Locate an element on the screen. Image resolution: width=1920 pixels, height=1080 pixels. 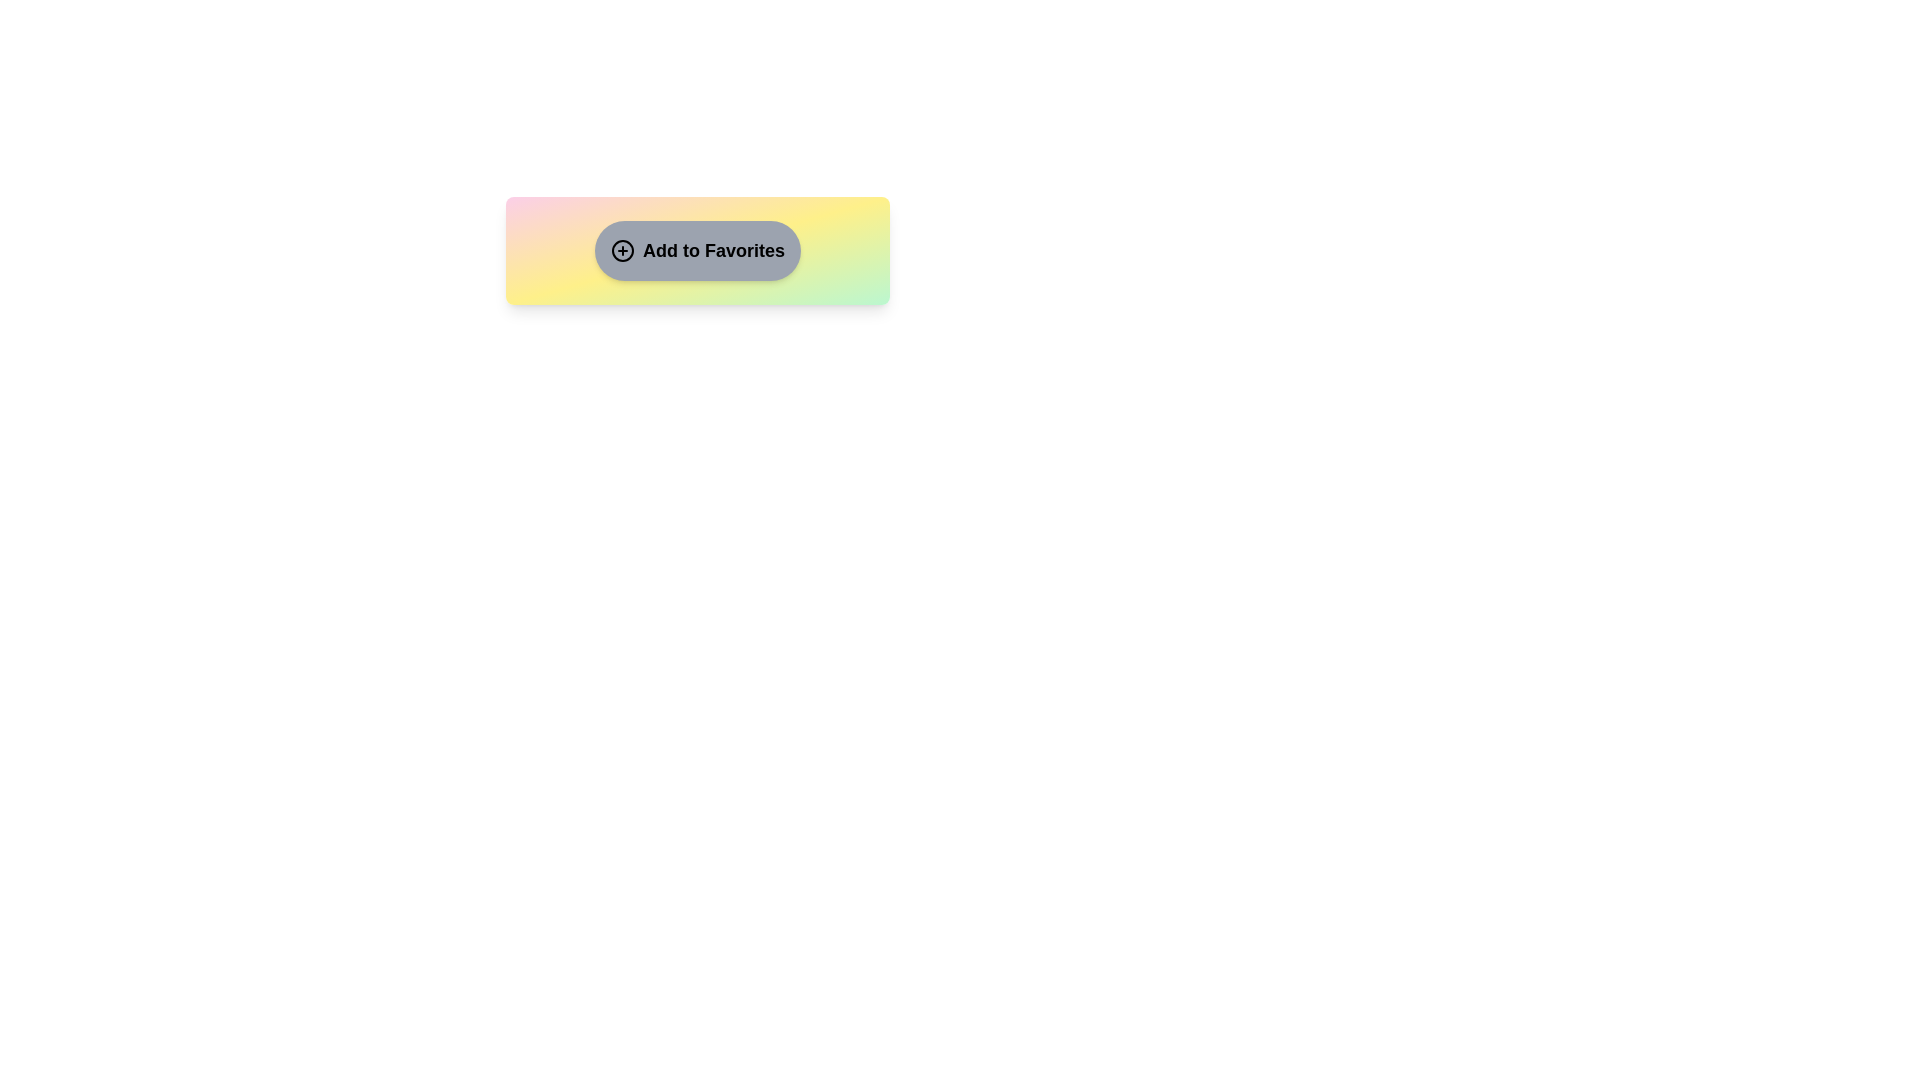
the 'Add to Favorites' button to toggle its state is located at coordinates (697, 249).